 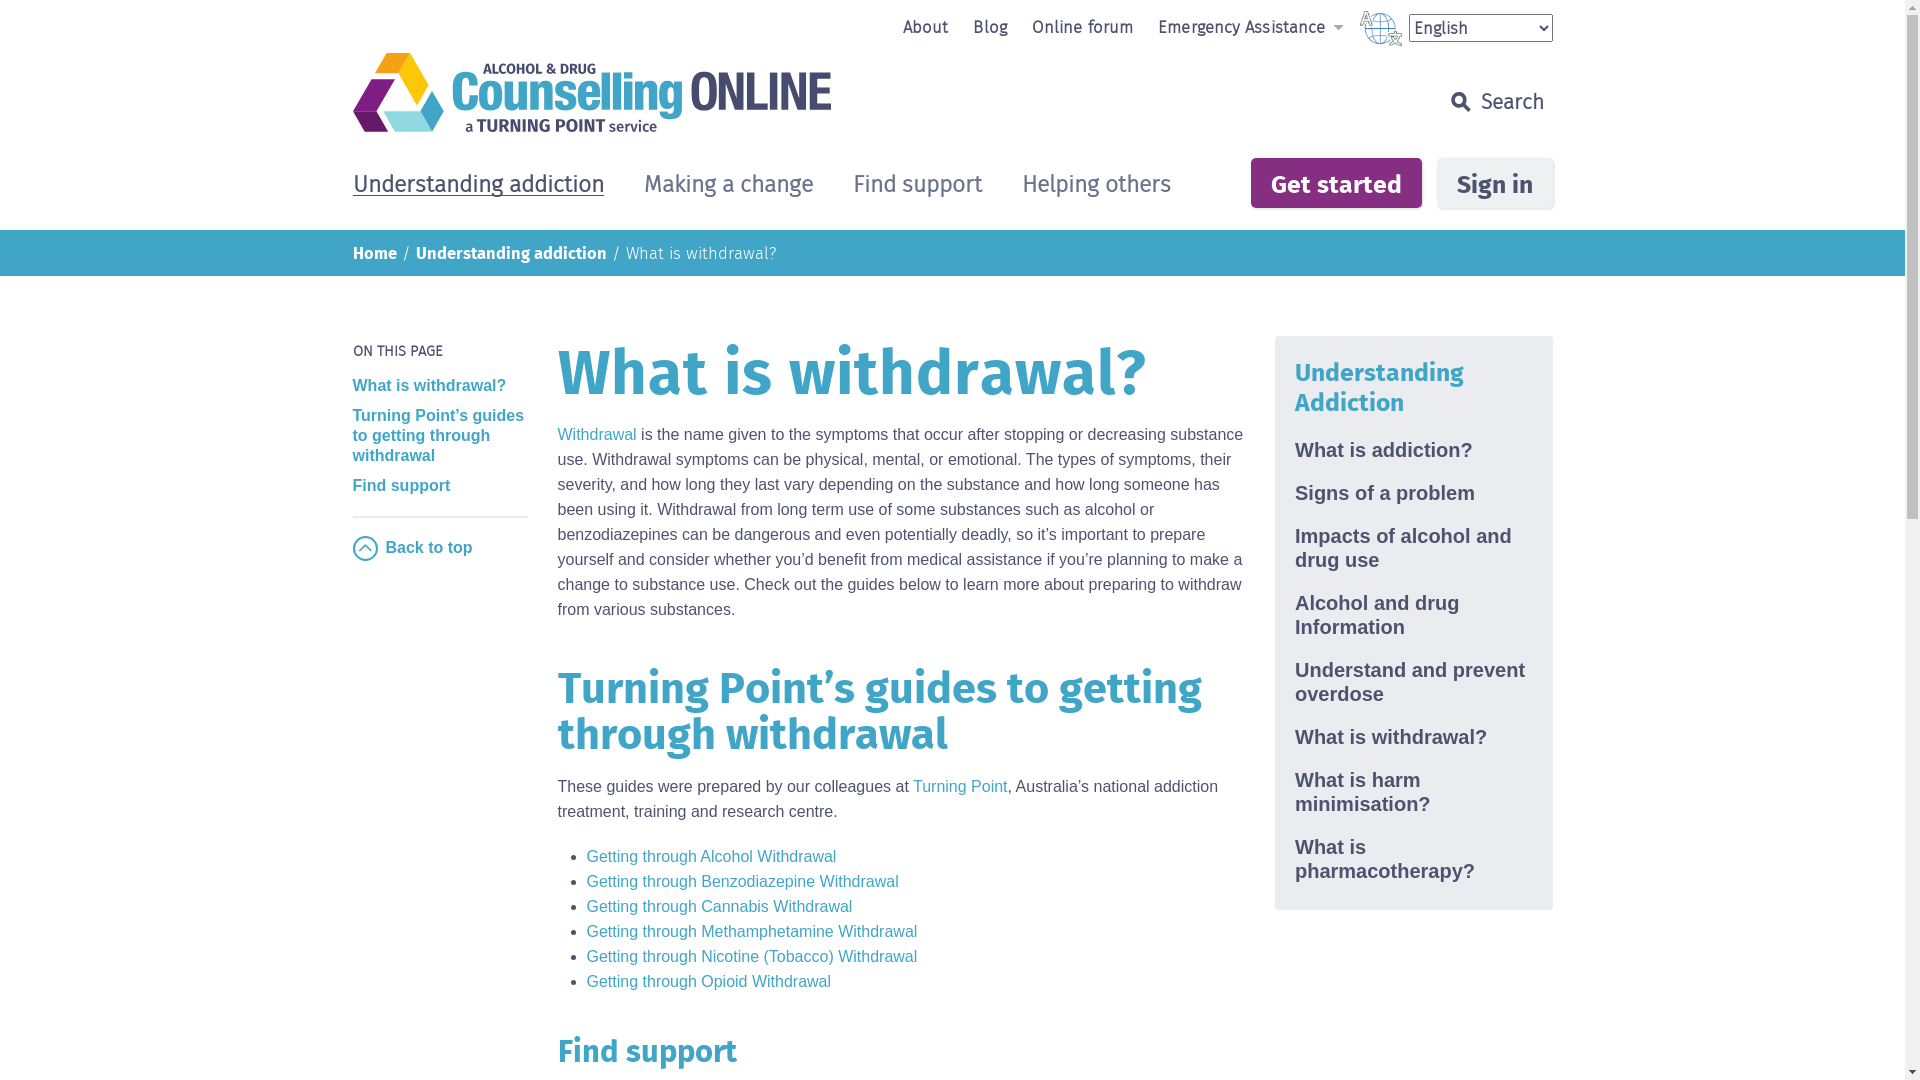 I want to click on 'Getting through Opioid Withdrawal', so click(x=708, y=980).